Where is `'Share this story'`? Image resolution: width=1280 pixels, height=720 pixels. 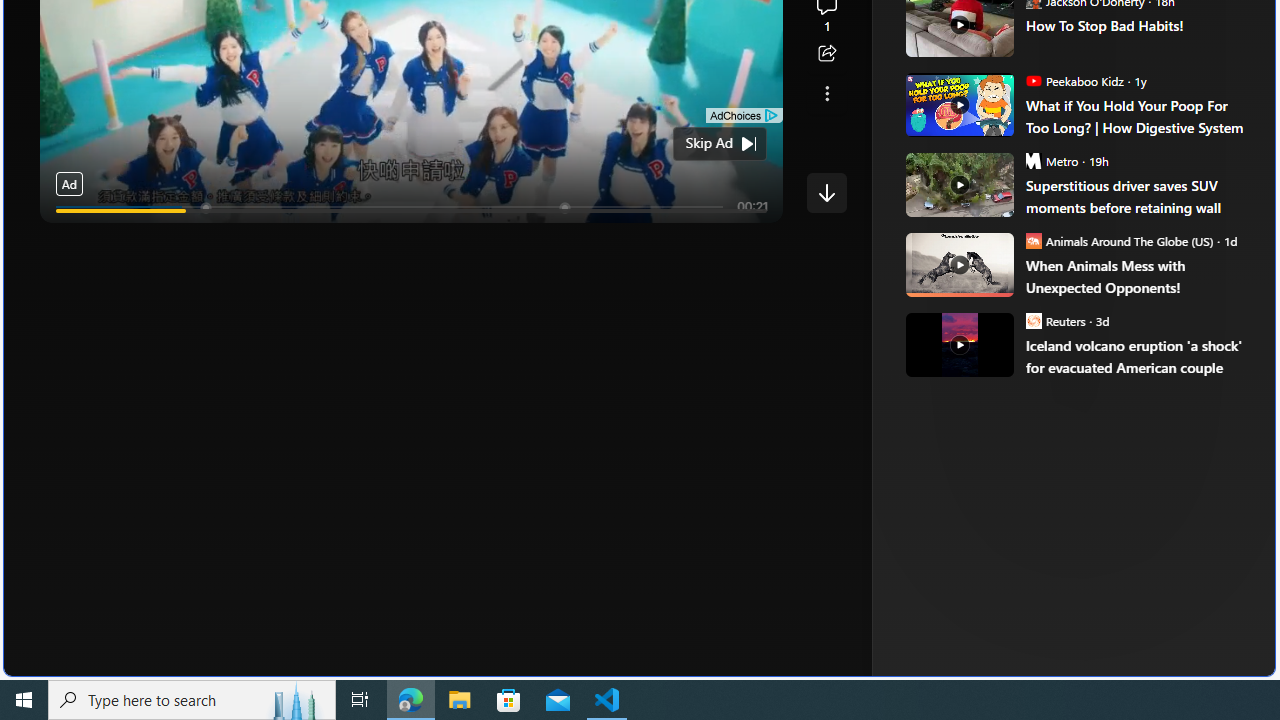
'Share this story' is located at coordinates (826, 53).